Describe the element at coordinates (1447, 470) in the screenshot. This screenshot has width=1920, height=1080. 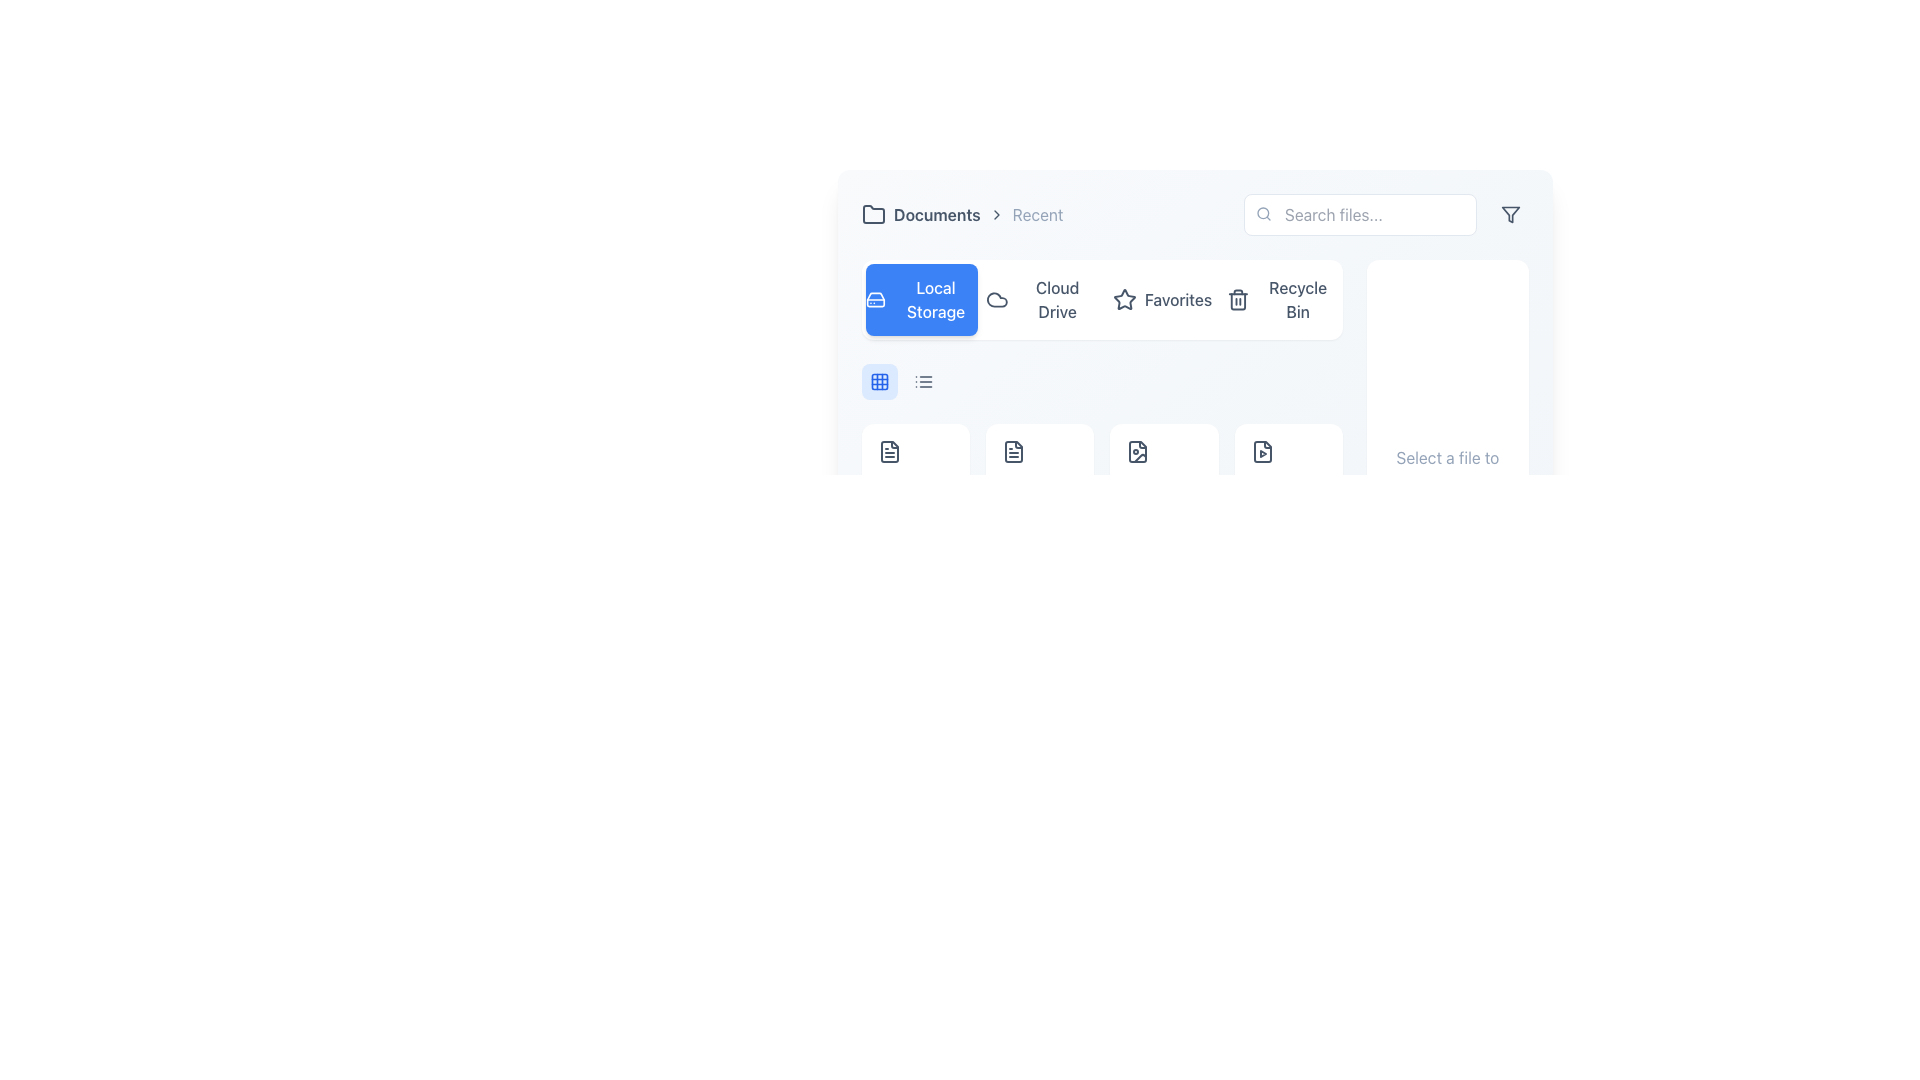
I see `text from the informational section with a white background and rounded corners that says 'Select a file to view details', located in the right-side column of the layout` at that location.